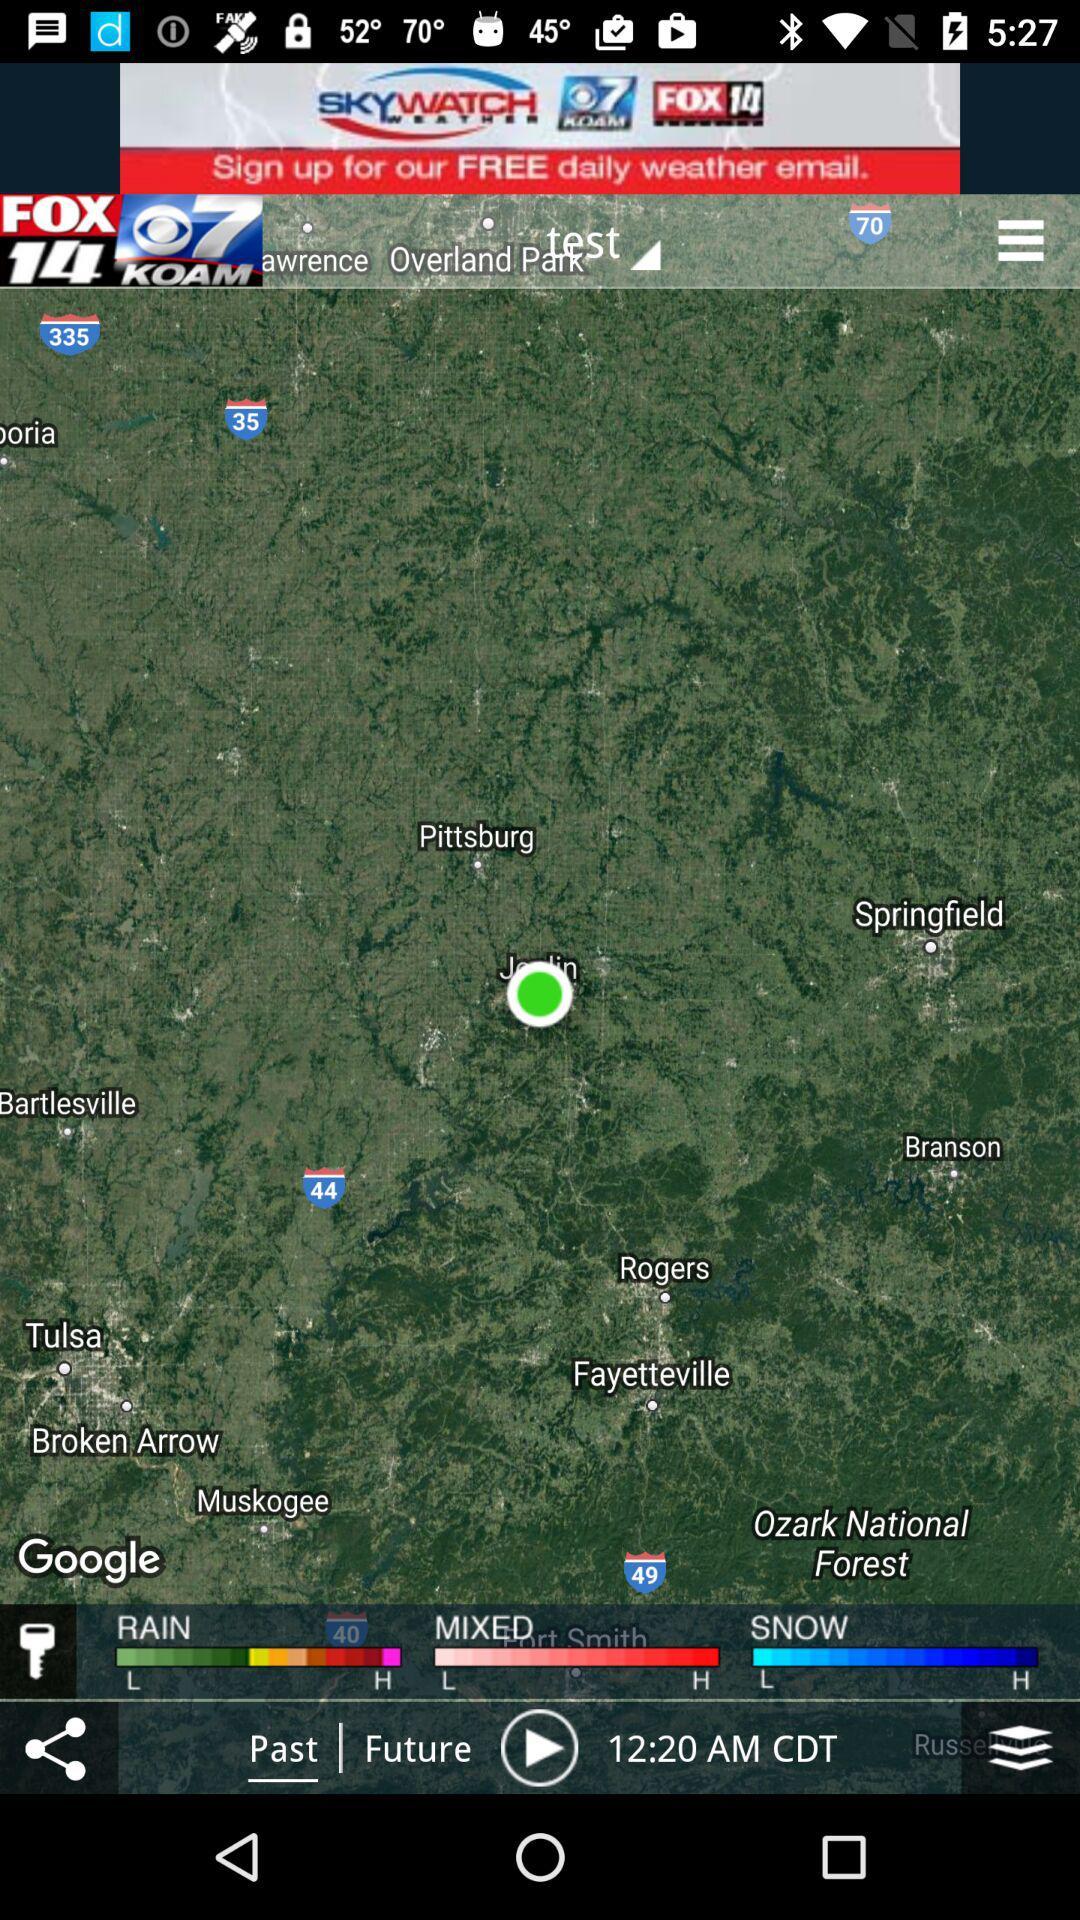  I want to click on the layers icon, so click(1020, 1746).